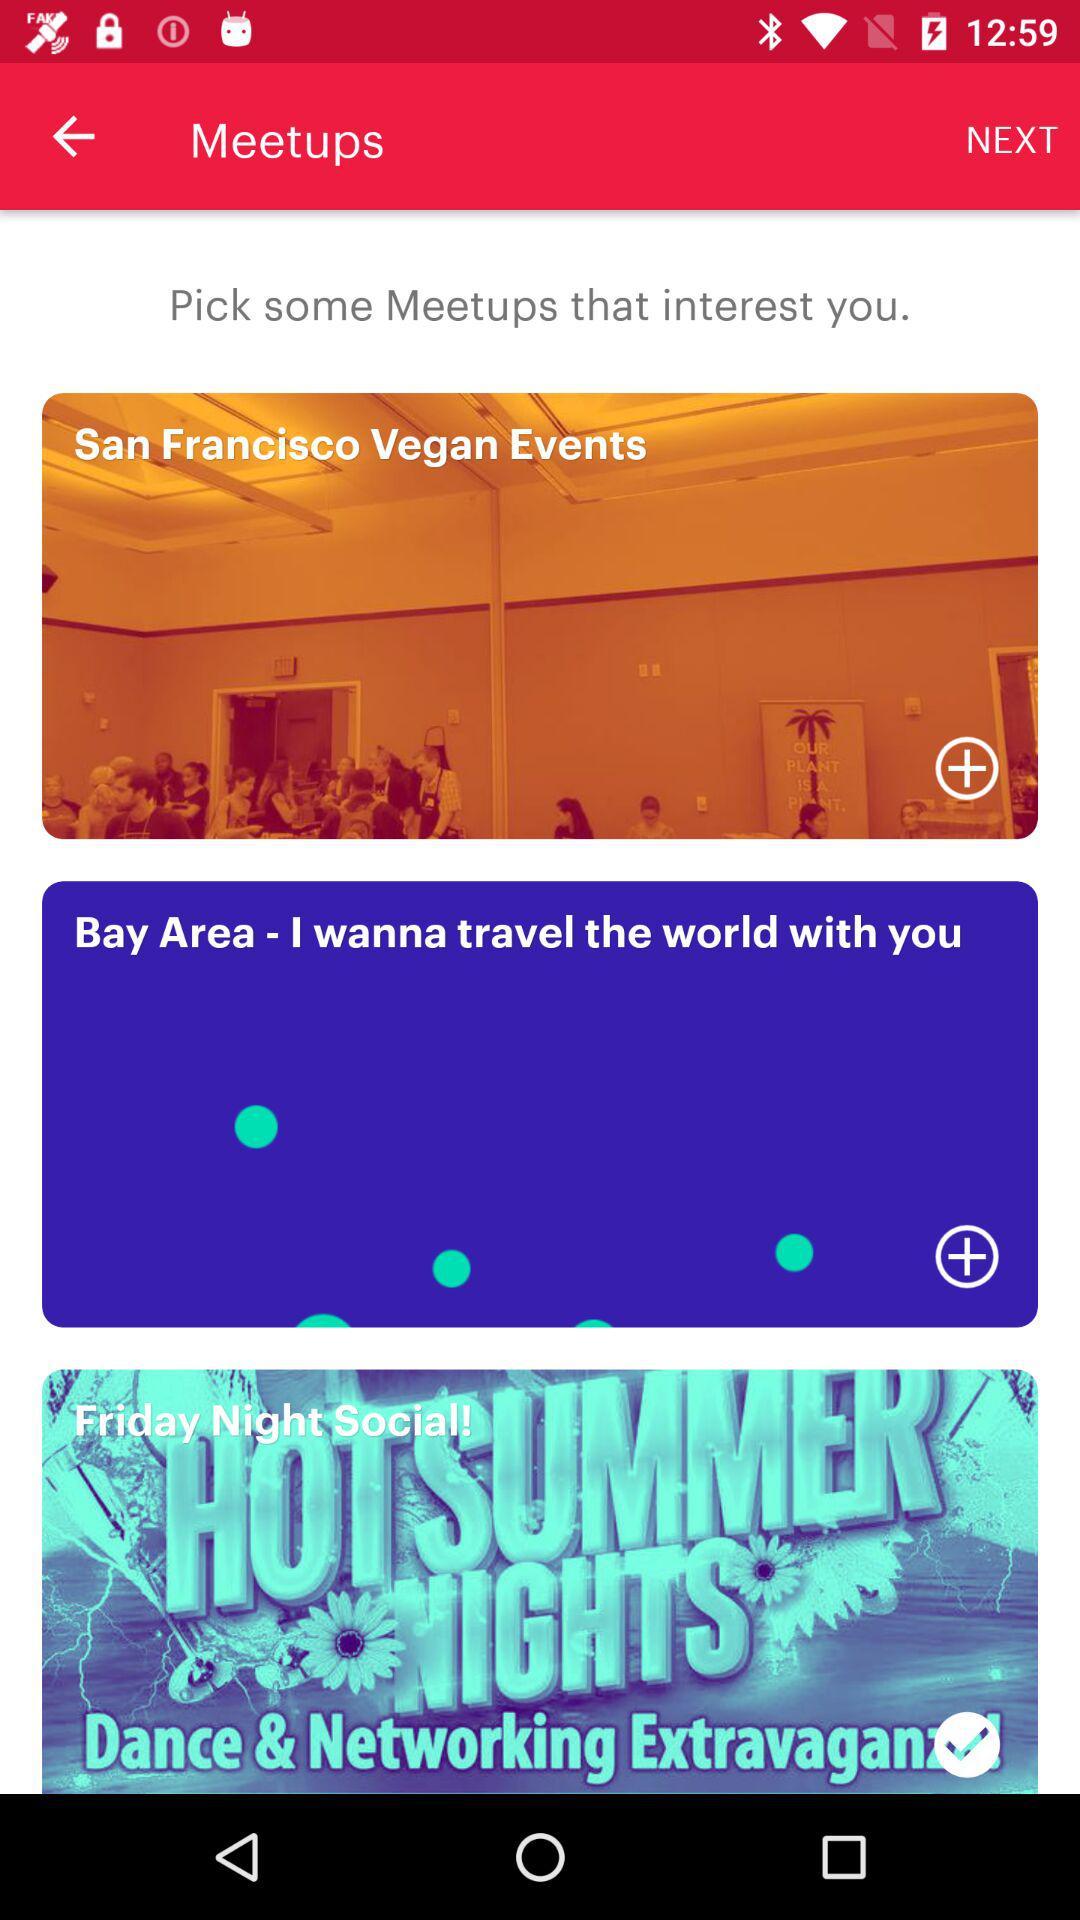 This screenshot has width=1080, height=1920. I want to click on the item at the bottom right corner, so click(966, 1732).